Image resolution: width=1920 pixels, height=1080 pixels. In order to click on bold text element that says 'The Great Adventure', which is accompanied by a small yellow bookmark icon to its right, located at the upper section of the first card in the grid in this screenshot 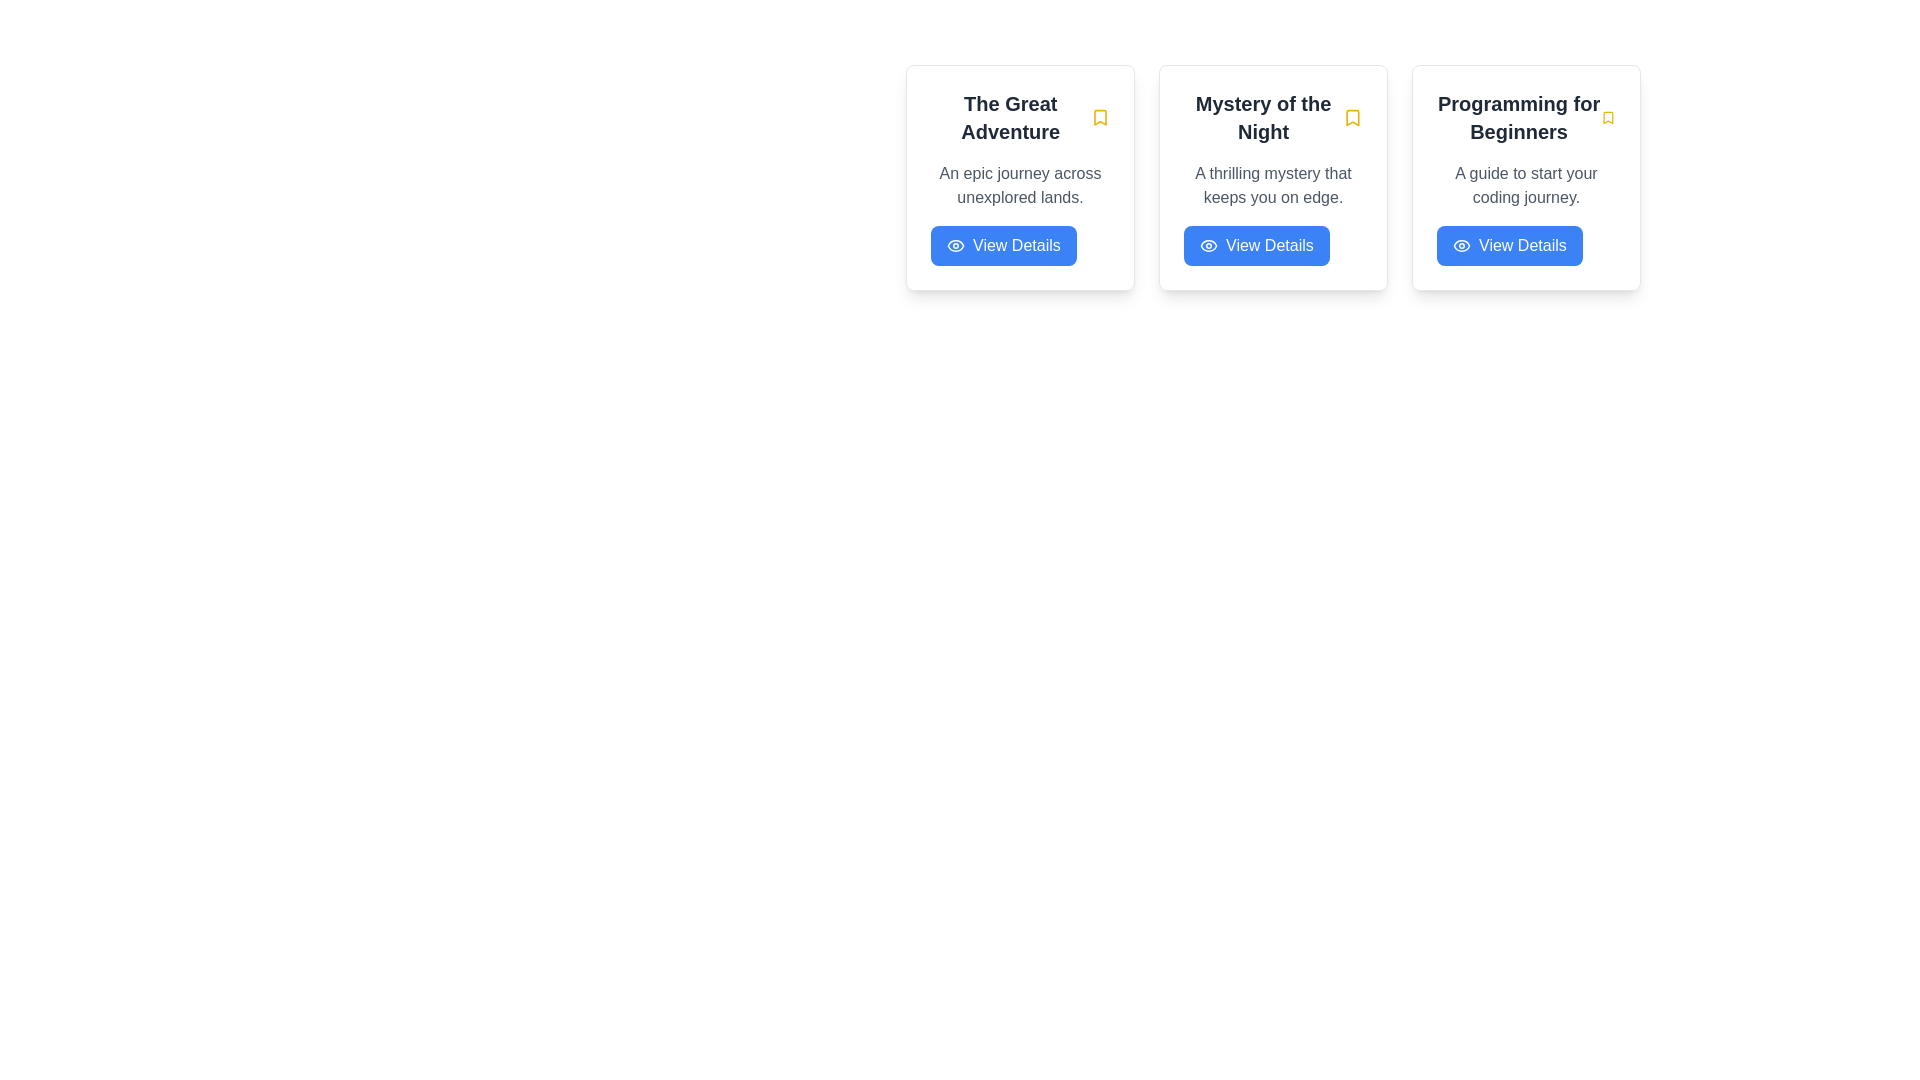, I will do `click(1020, 118)`.